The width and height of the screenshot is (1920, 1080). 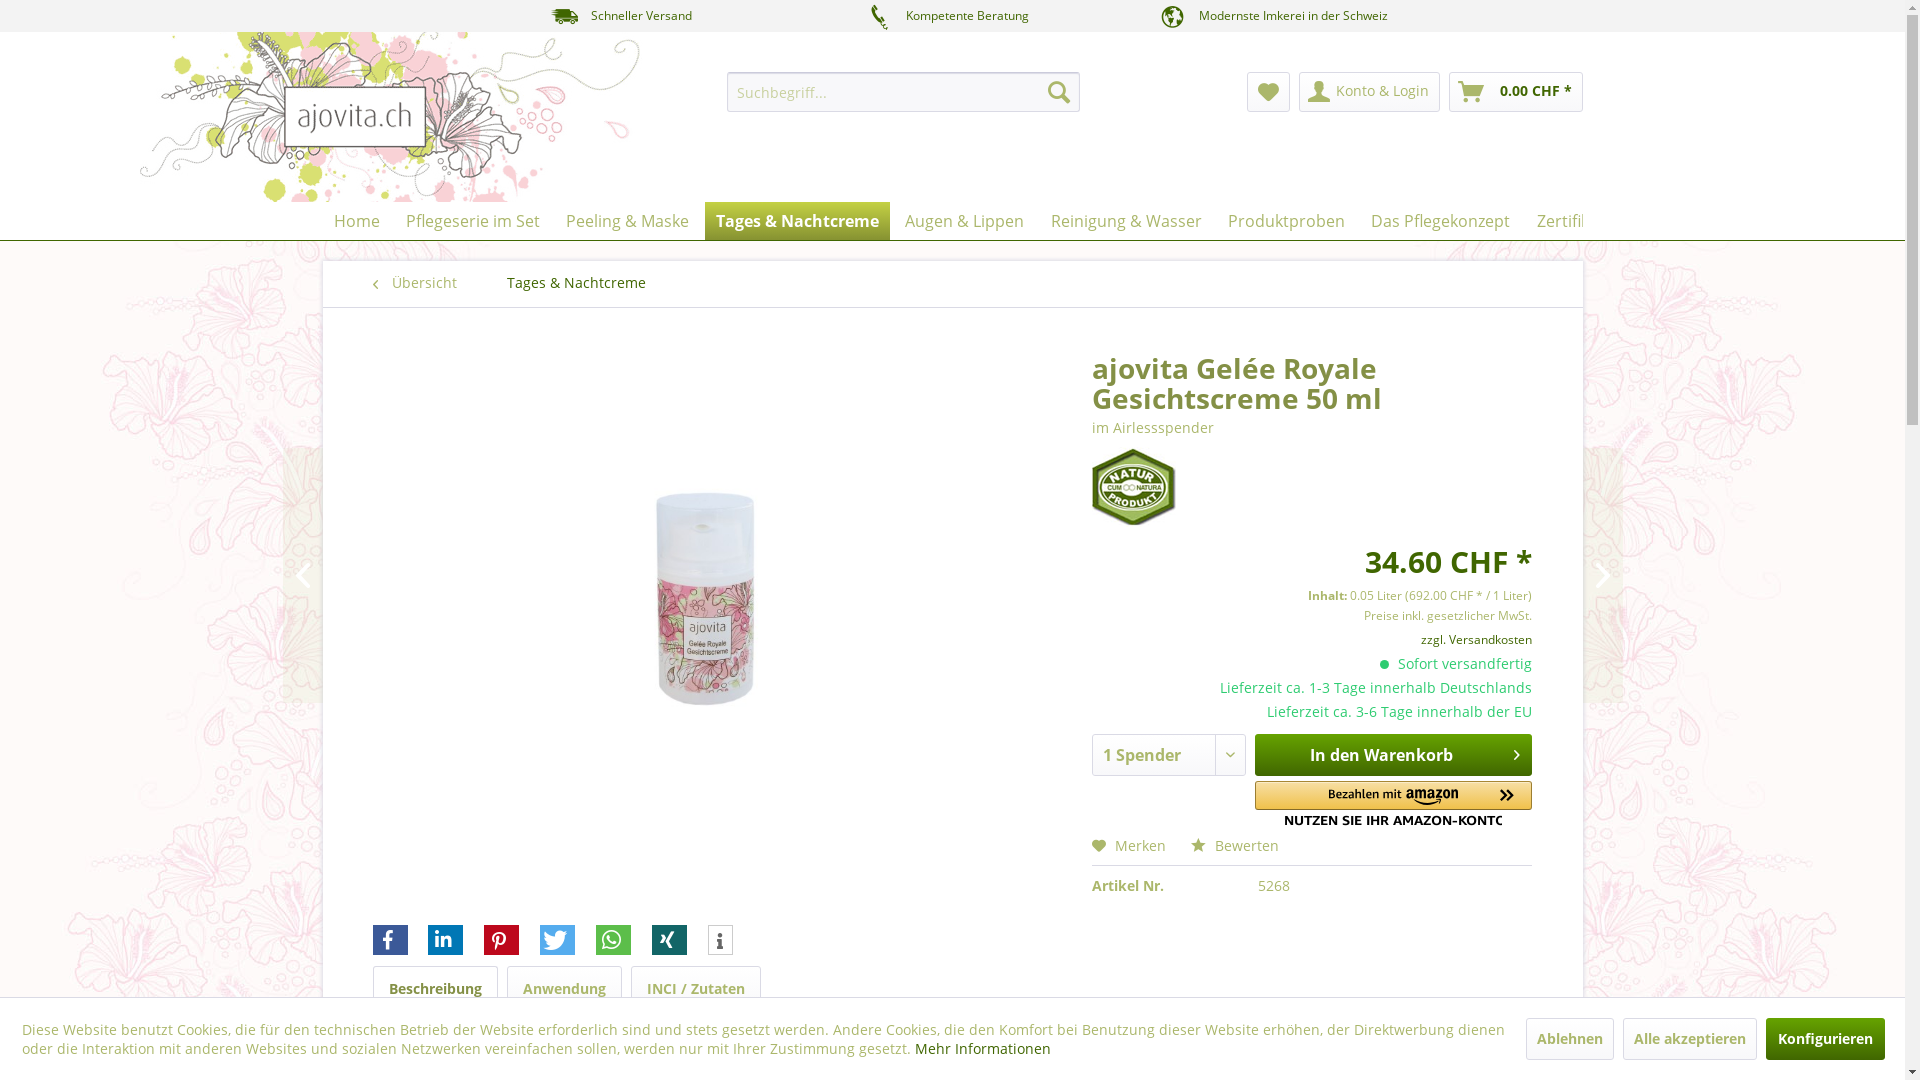 I want to click on 'Produktproben', so click(x=1286, y=220).